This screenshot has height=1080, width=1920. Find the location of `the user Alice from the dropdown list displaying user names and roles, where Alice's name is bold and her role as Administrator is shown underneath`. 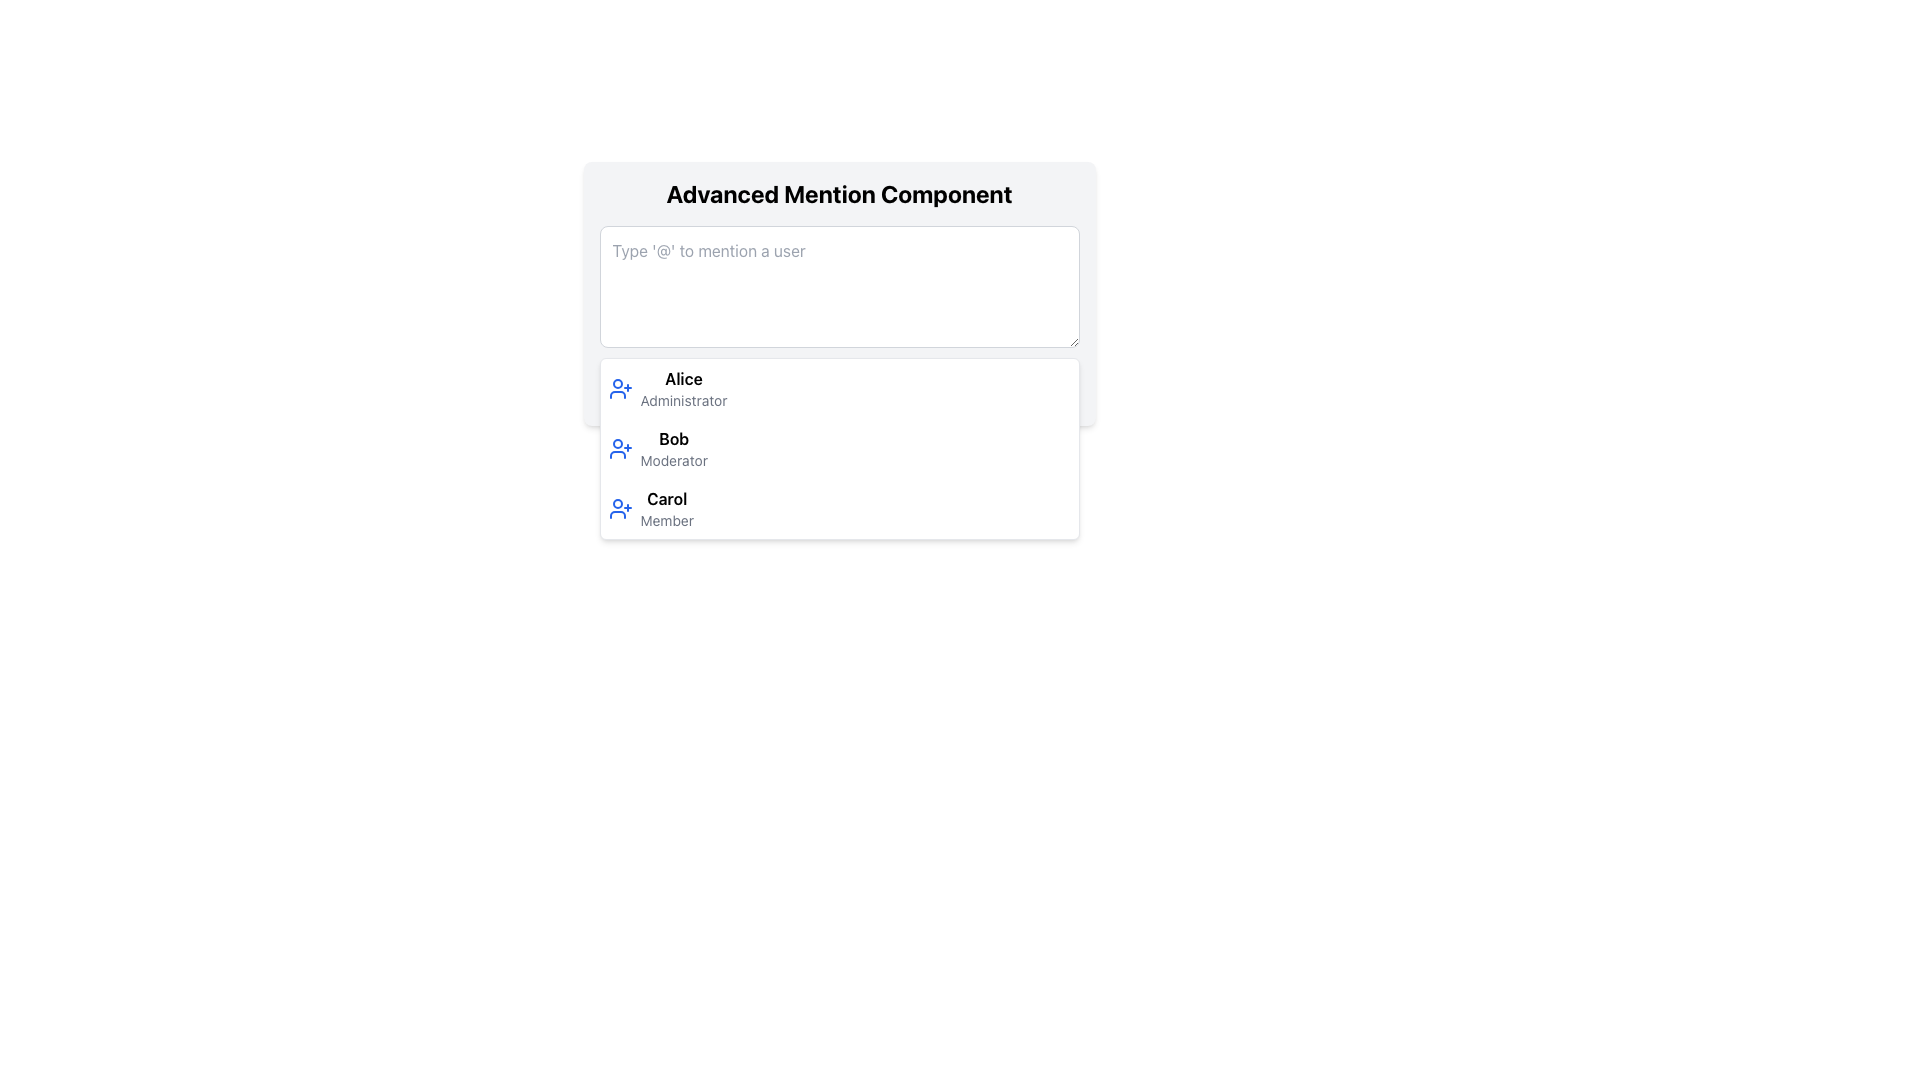

the user Alice from the dropdown list displaying user names and roles, where Alice's name is bold and her role as Administrator is shown underneath is located at coordinates (683, 389).